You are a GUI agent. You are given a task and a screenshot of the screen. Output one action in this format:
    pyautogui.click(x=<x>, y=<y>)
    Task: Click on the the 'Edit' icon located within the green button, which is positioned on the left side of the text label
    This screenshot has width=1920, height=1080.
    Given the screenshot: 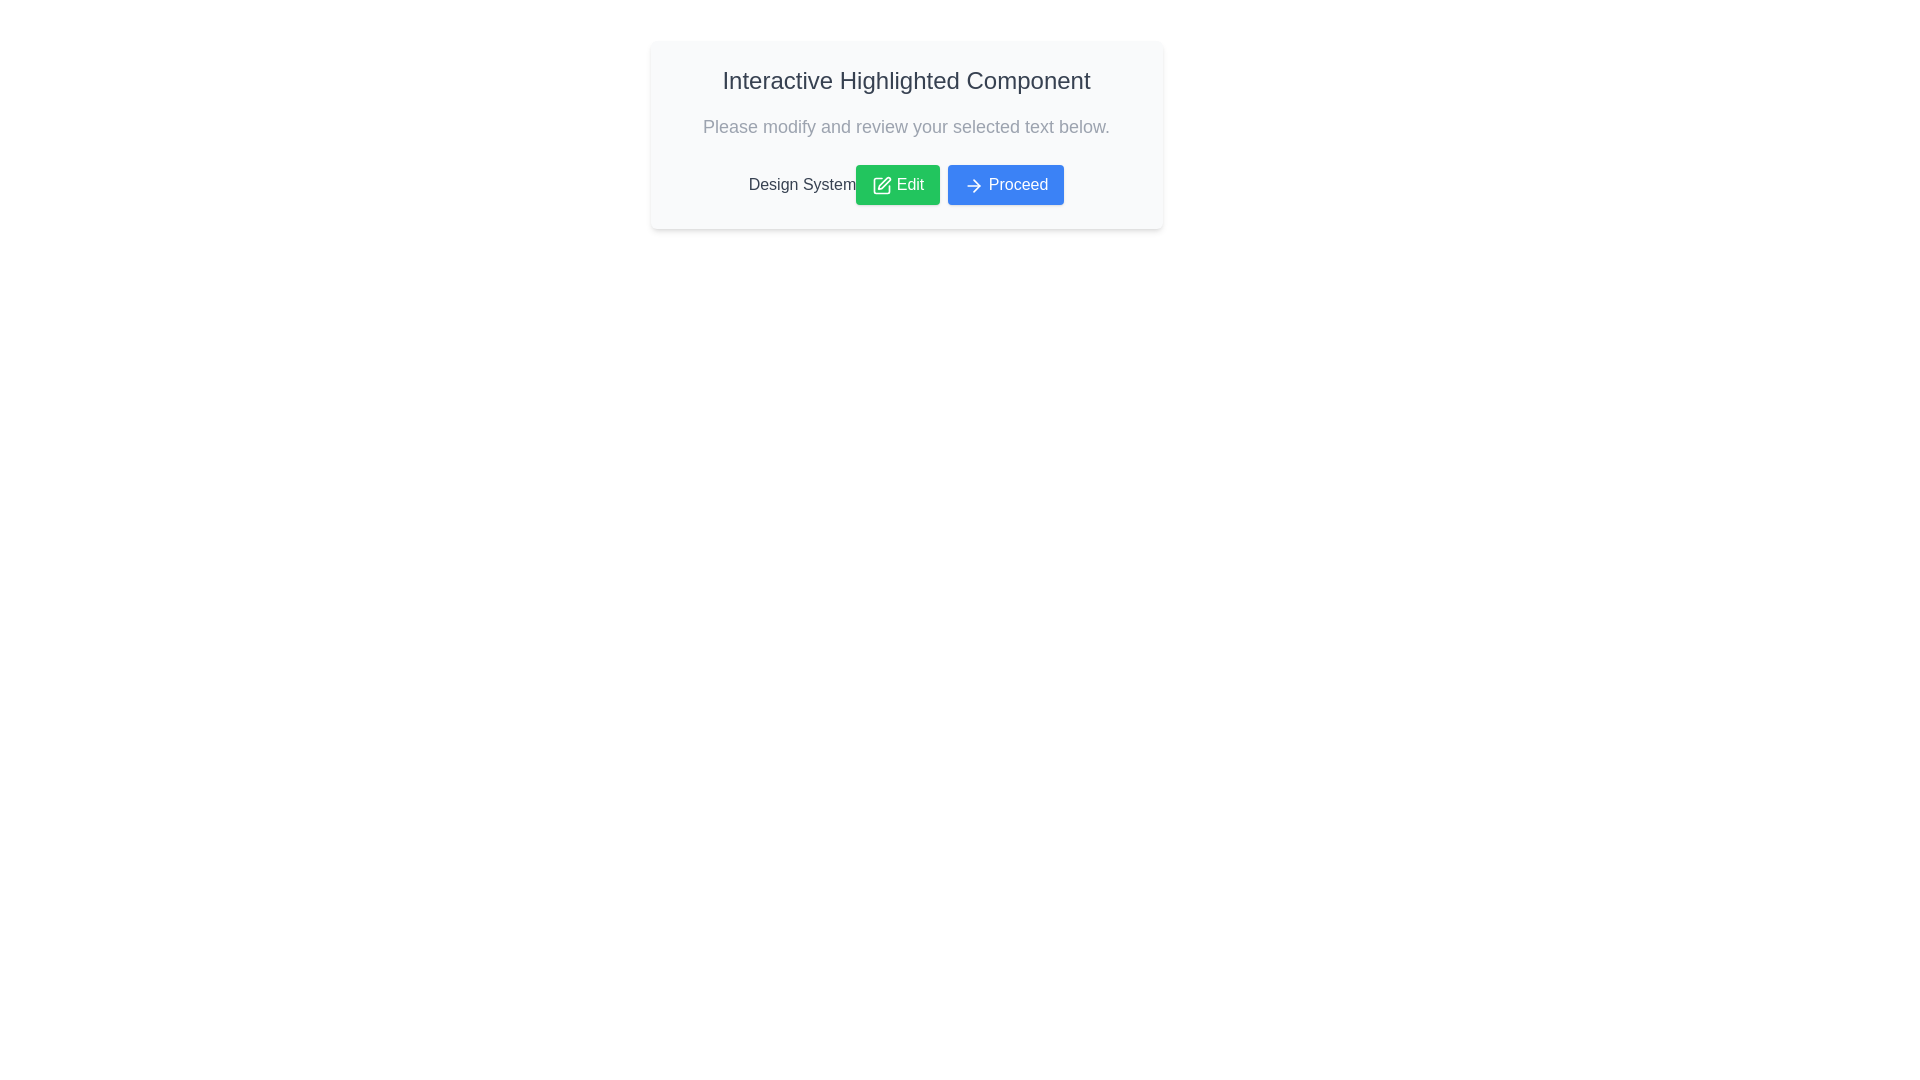 What is the action you would take?
    pyautogui.click(x=881, y=185)
    